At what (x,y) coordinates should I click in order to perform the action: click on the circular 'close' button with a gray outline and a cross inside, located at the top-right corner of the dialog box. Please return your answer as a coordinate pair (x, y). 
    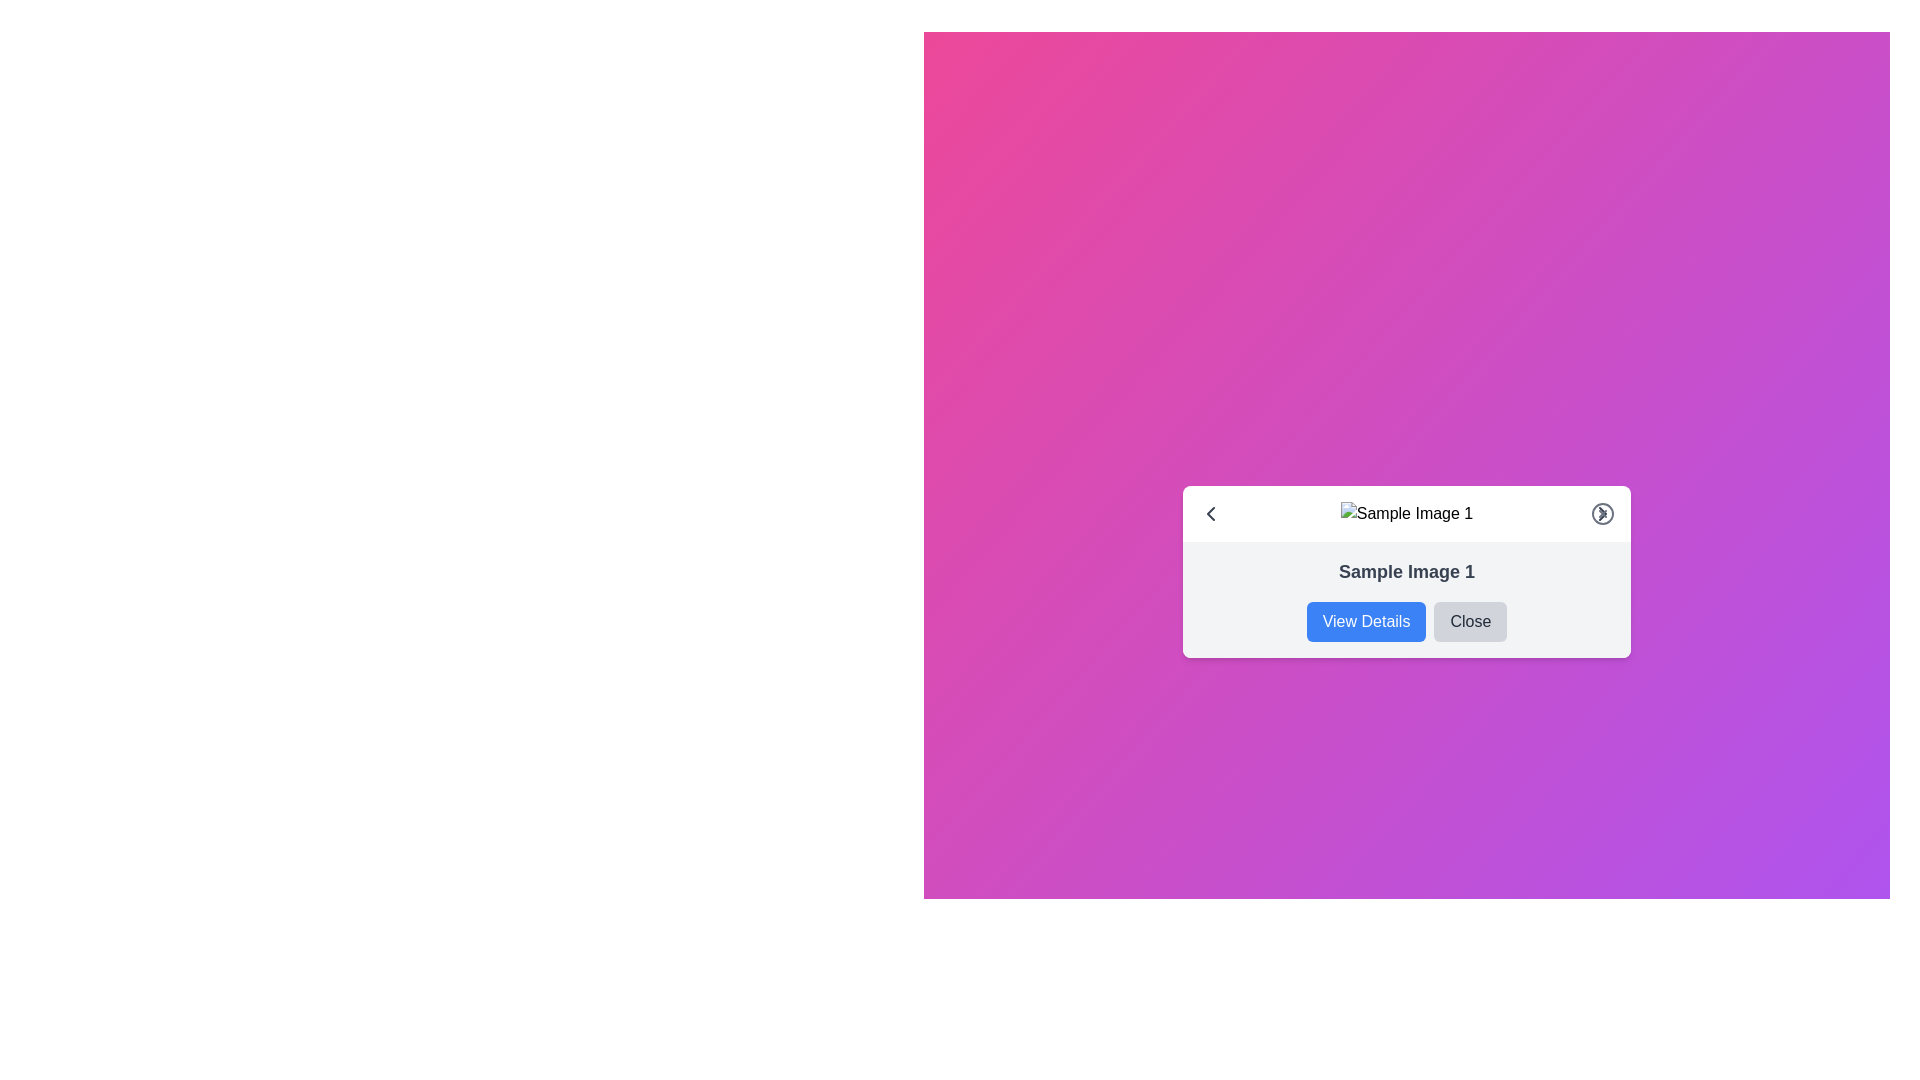
    Looking at the image, I should click on (1603, 512).